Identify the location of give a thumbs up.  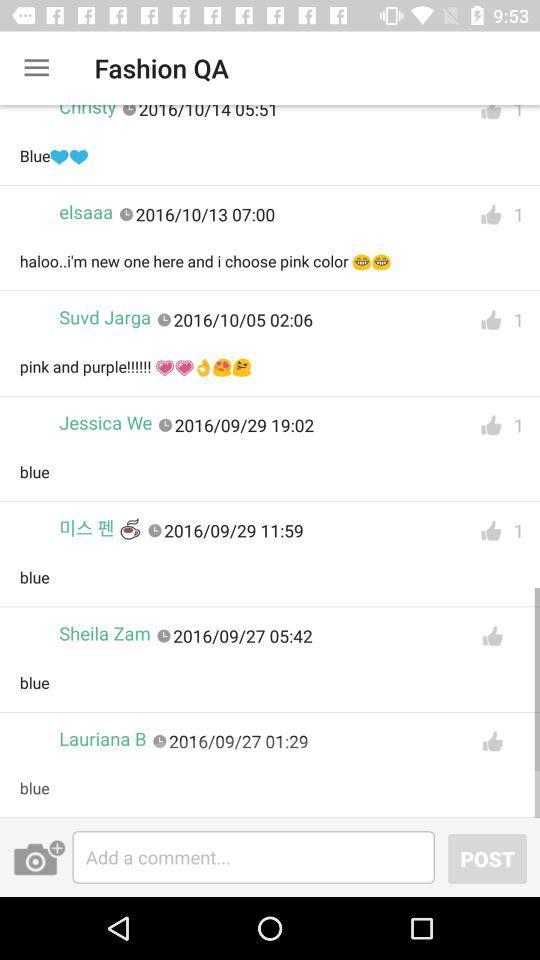
(491, 740).